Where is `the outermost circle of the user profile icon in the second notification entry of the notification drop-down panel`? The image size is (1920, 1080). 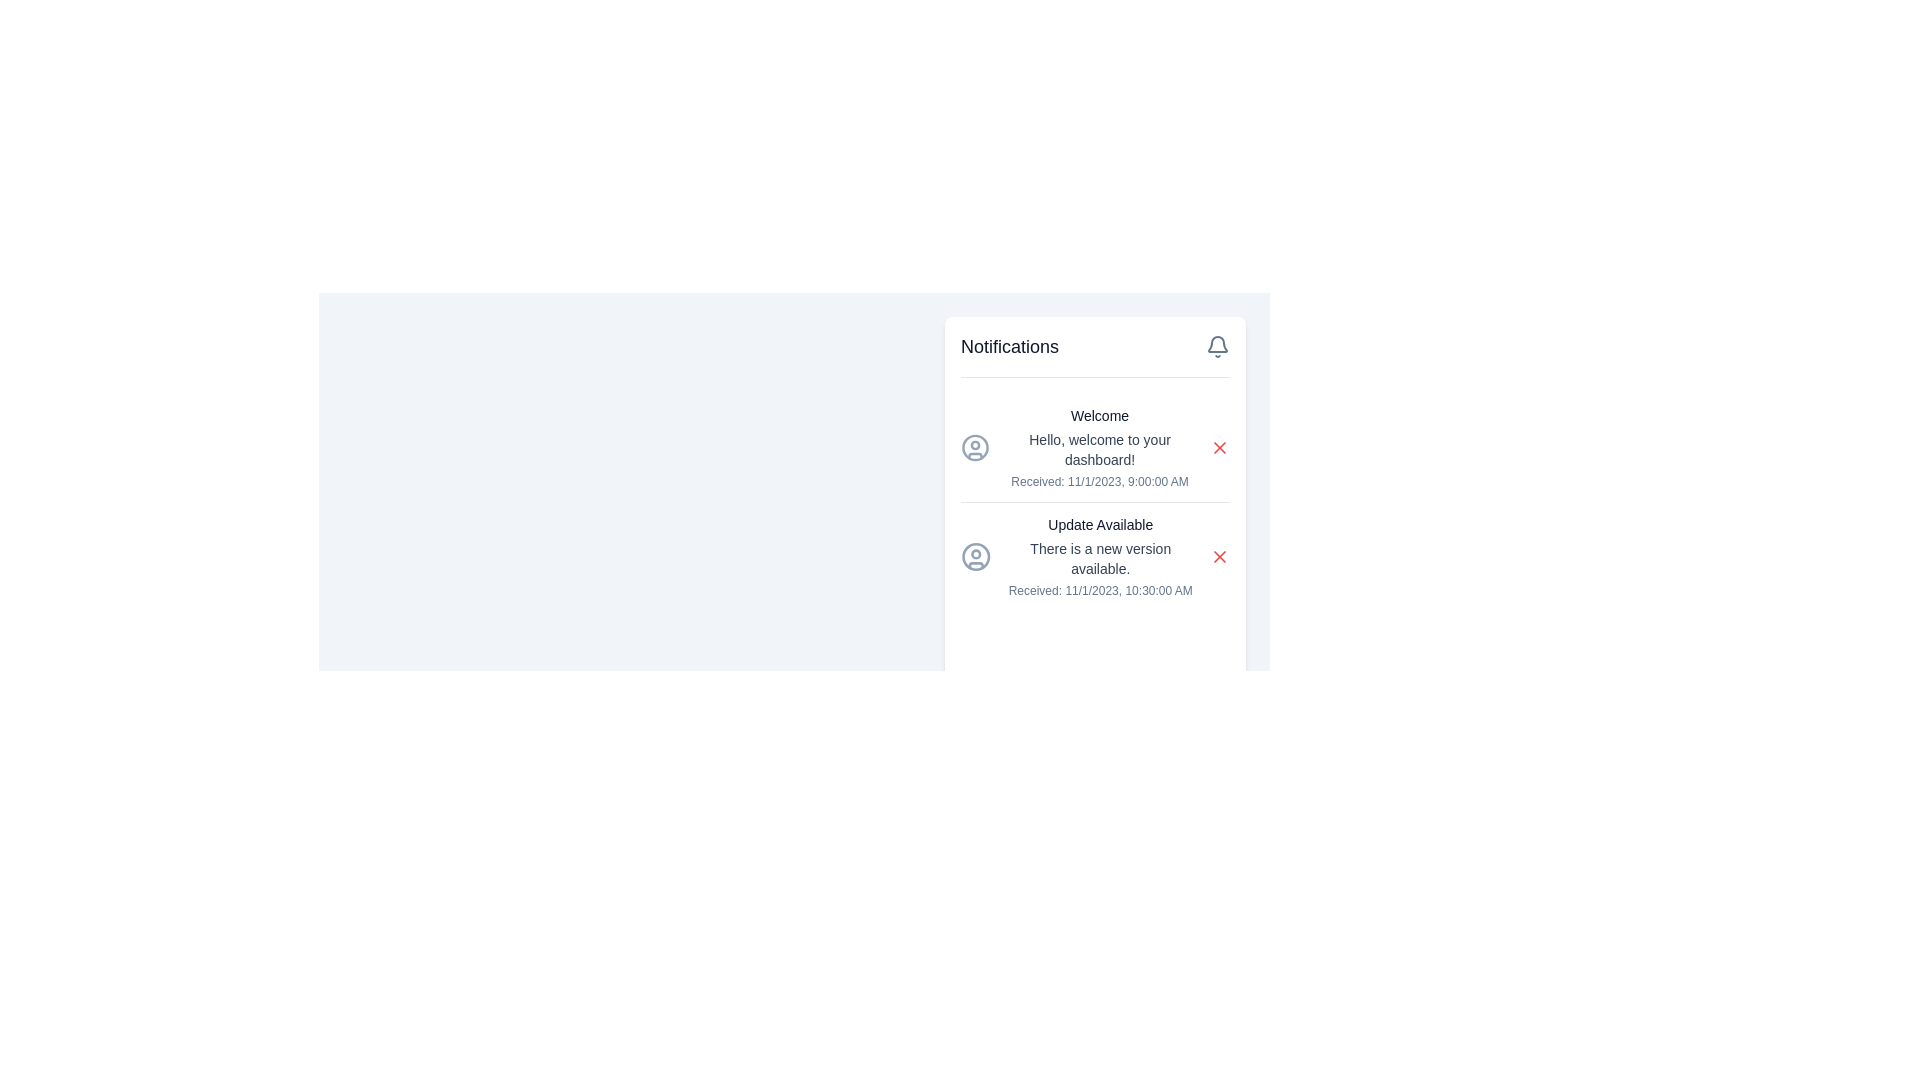 the outermost circle of the user profile icon in the second notification entry of the notification drop-down panel is located at coordinates (975, 446).